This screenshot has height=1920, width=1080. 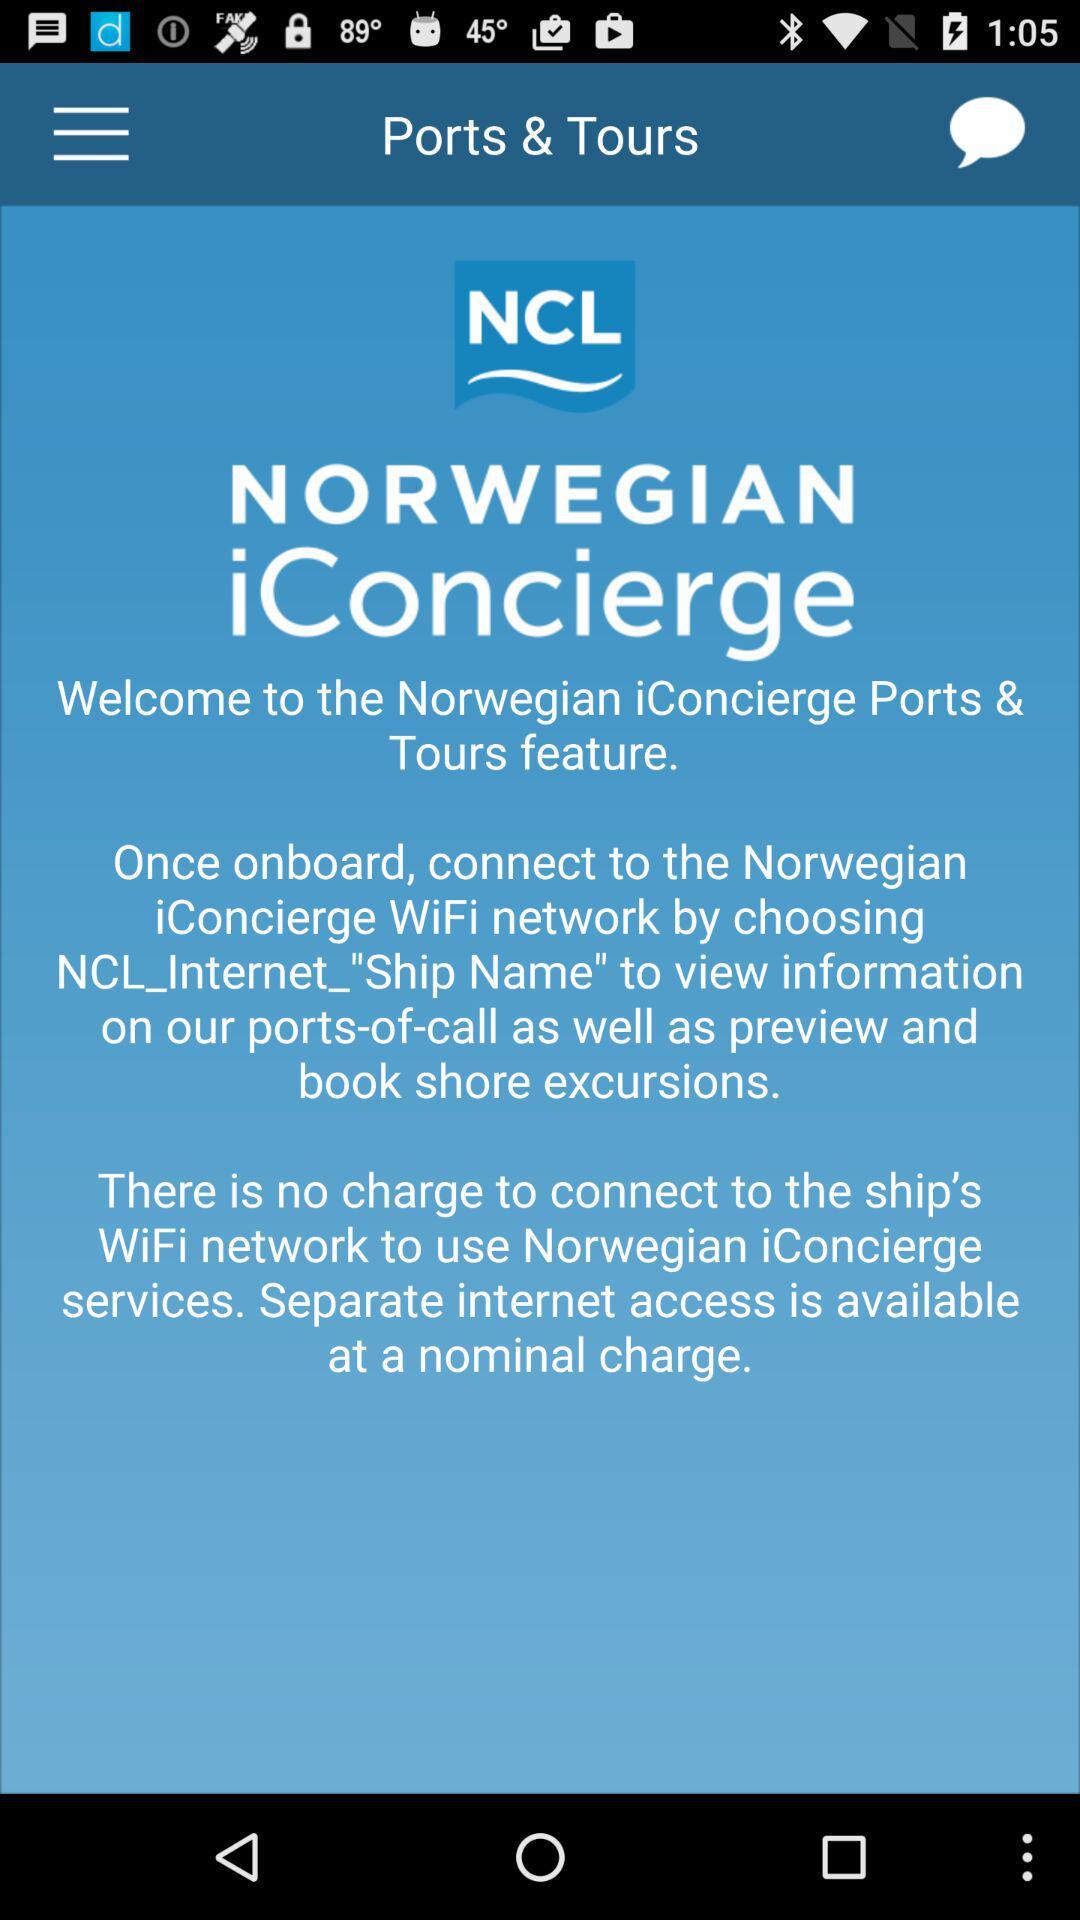 What do you see at coordinates (91, 142) in the screenshot?
I see `the menu icon` at bounding box center [91, 142].